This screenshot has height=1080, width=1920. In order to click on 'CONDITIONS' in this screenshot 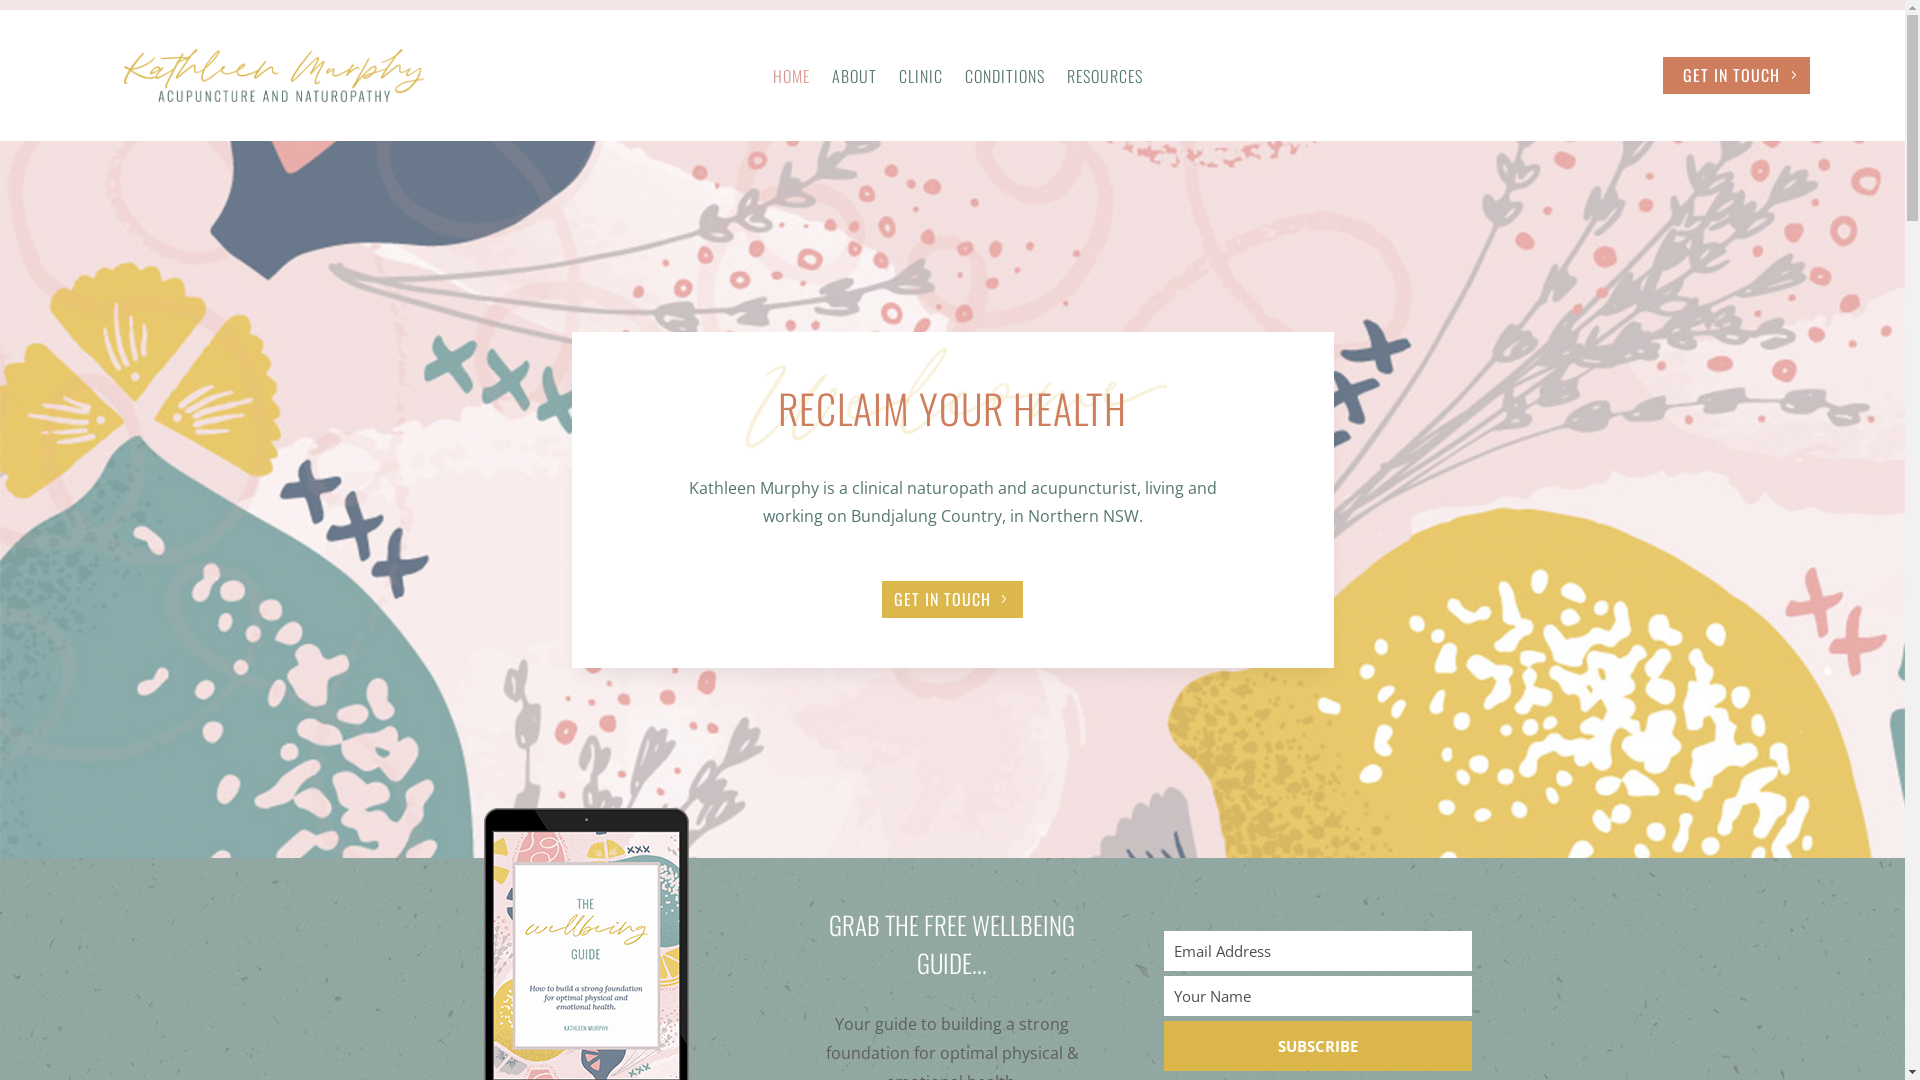, I will do `click(1004, 79)`.